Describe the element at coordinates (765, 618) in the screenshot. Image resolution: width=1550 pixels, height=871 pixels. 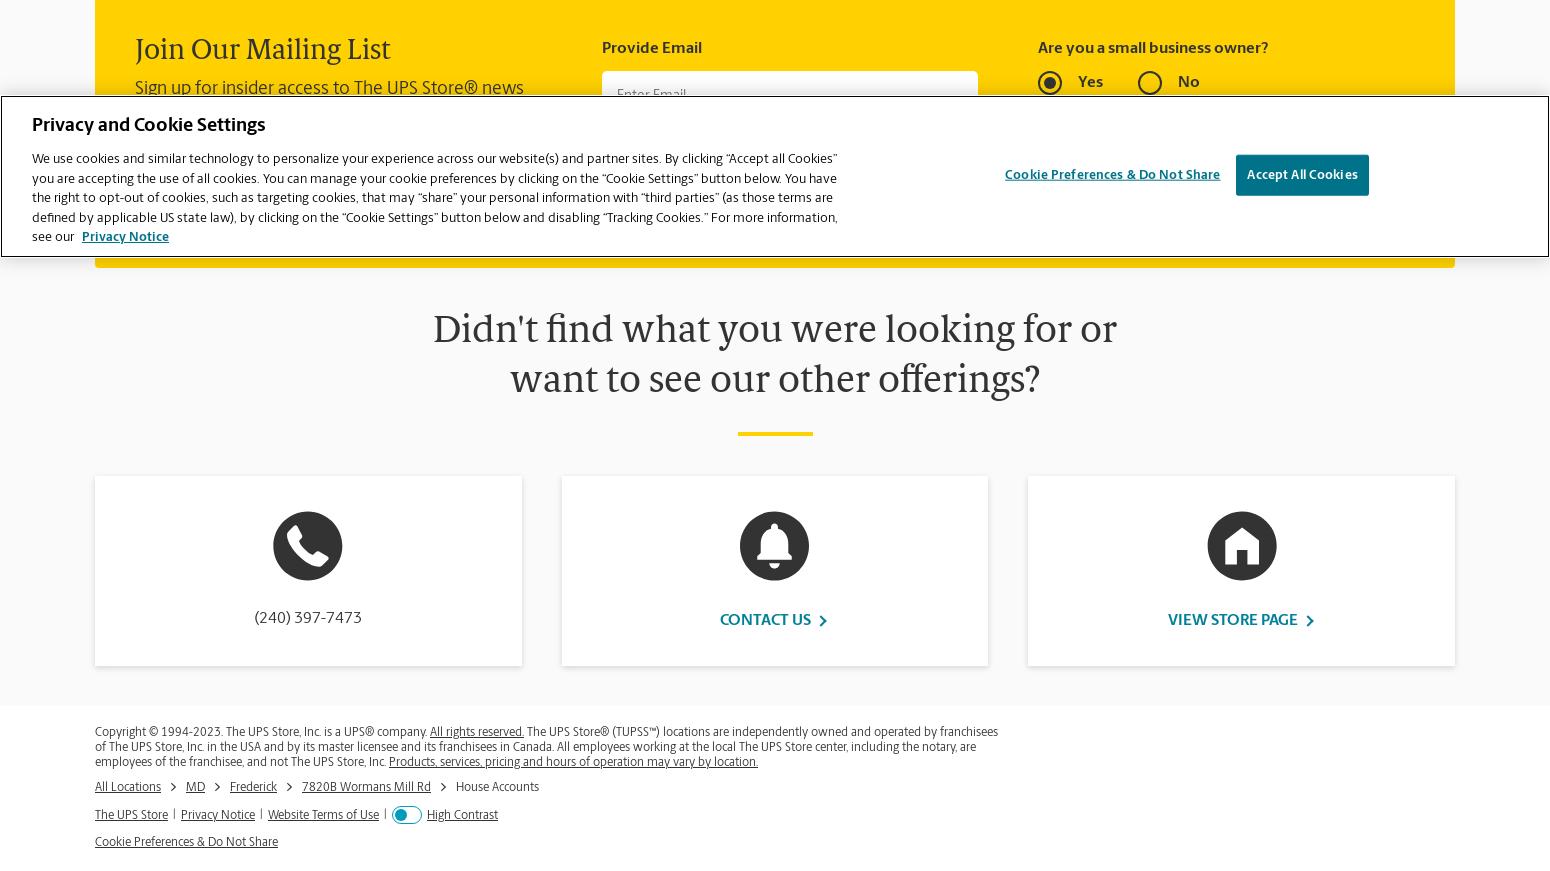
I see `'Contact Us'` at that location.